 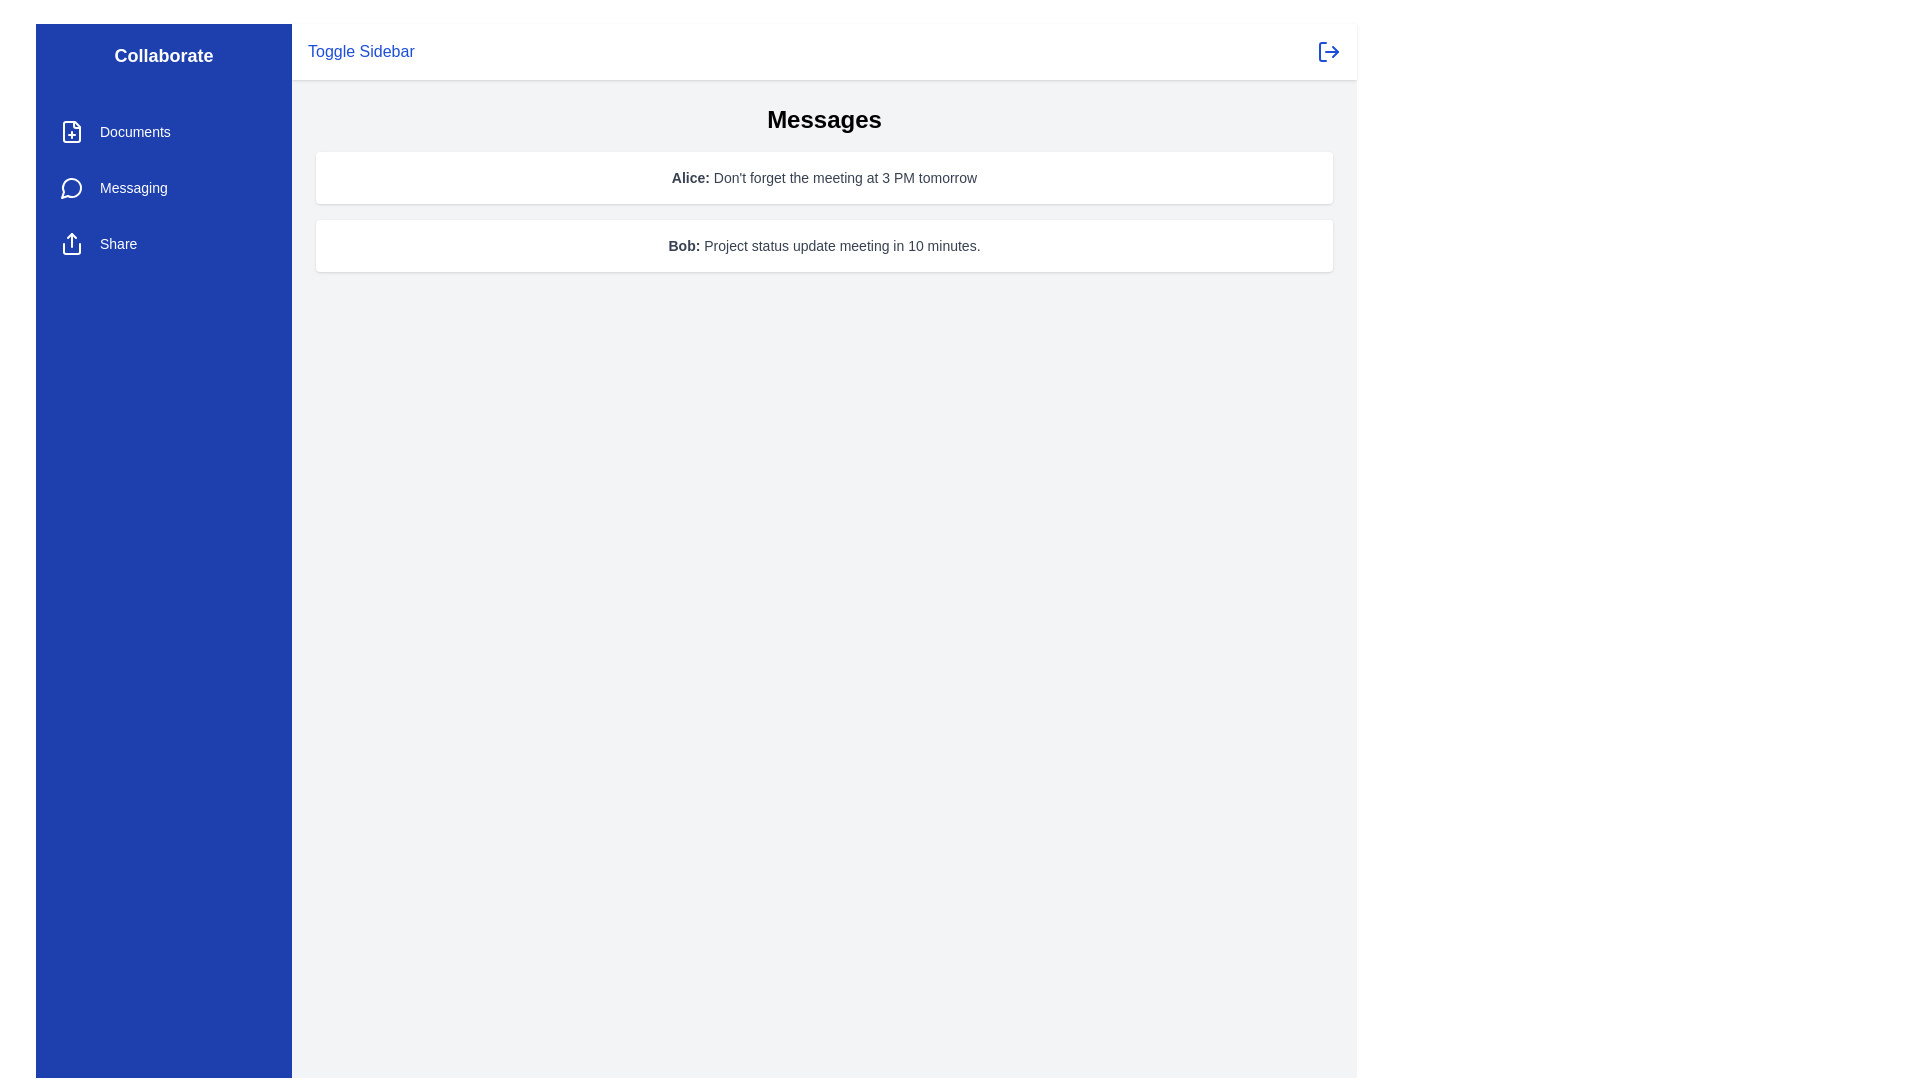 What do you see at coordinates (361, 50) in the screenshot?
I see `the 'Toggle Sidebar' button, which is a blue textual label styled in bold, positioned near the top left of the interface, right next to the blue sidebar` at bounding box center [361, 50].